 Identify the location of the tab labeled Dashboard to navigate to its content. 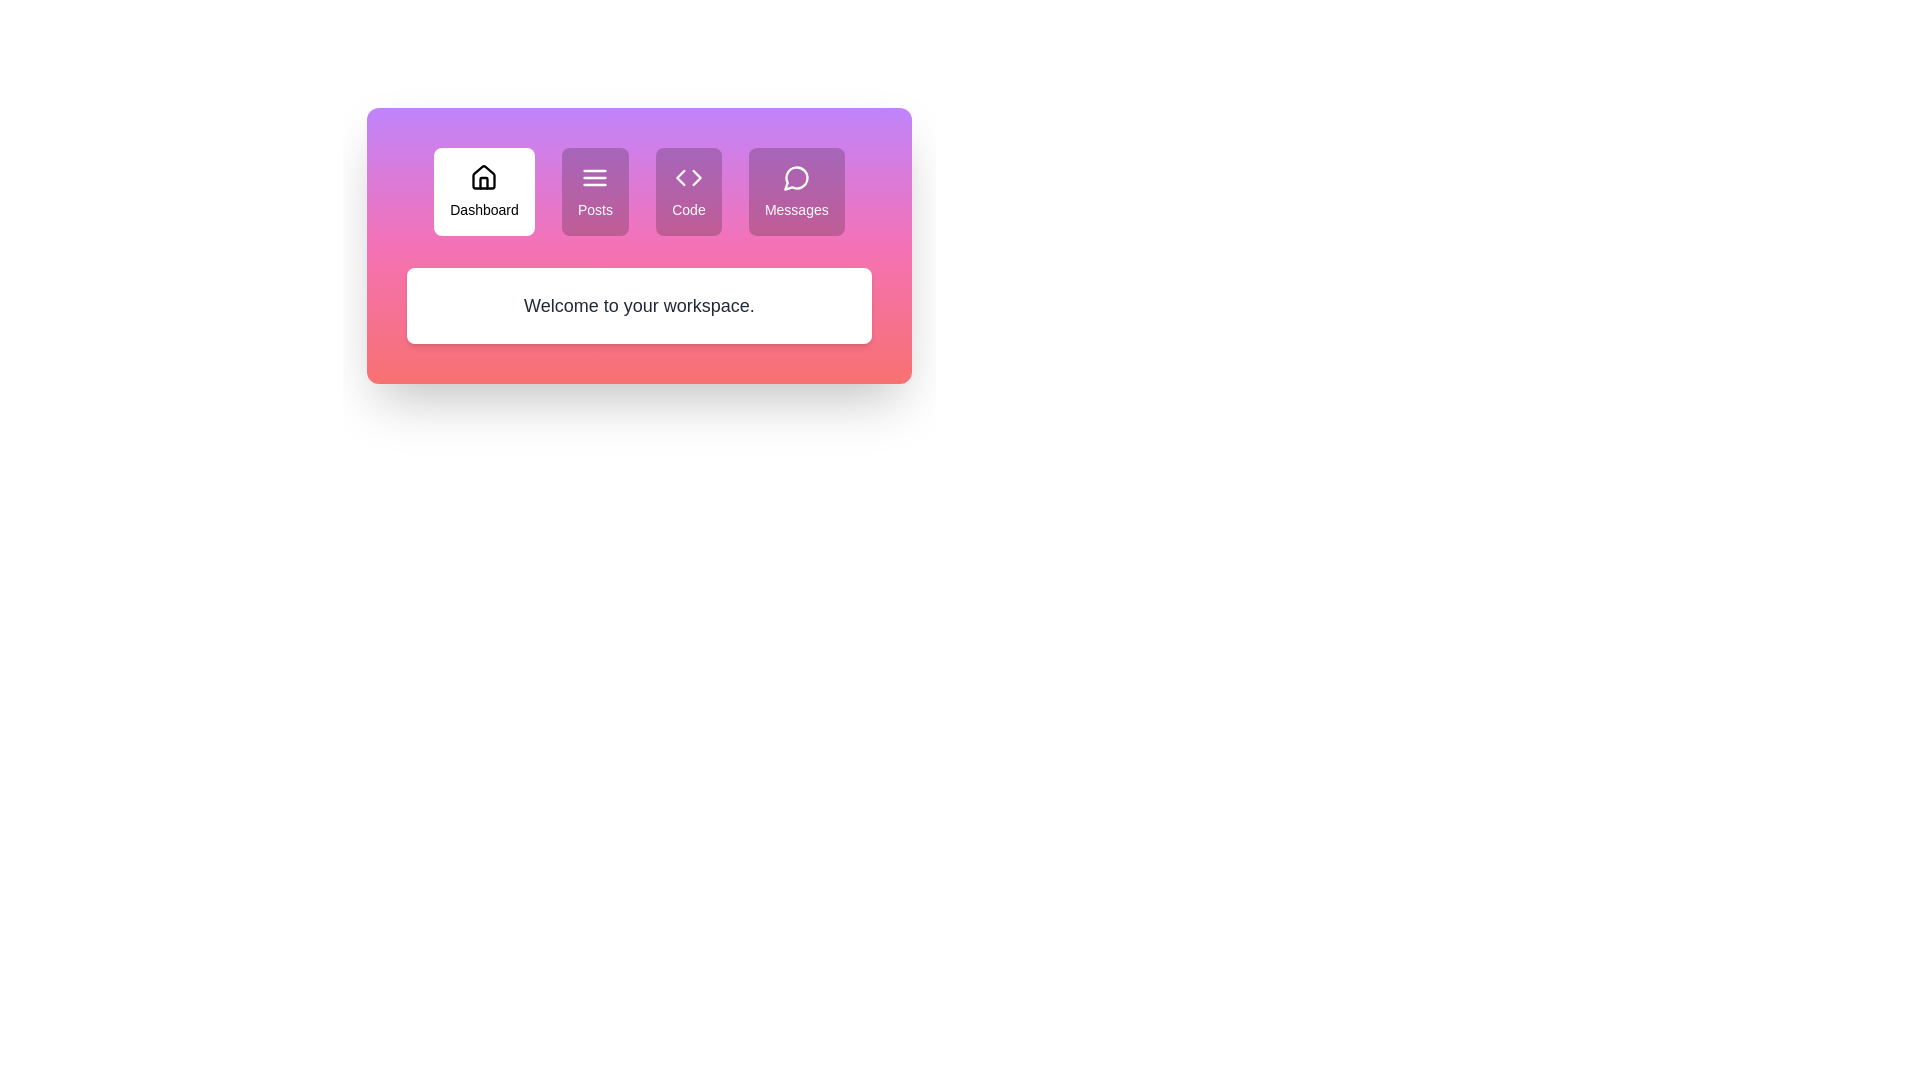
(484, 192).